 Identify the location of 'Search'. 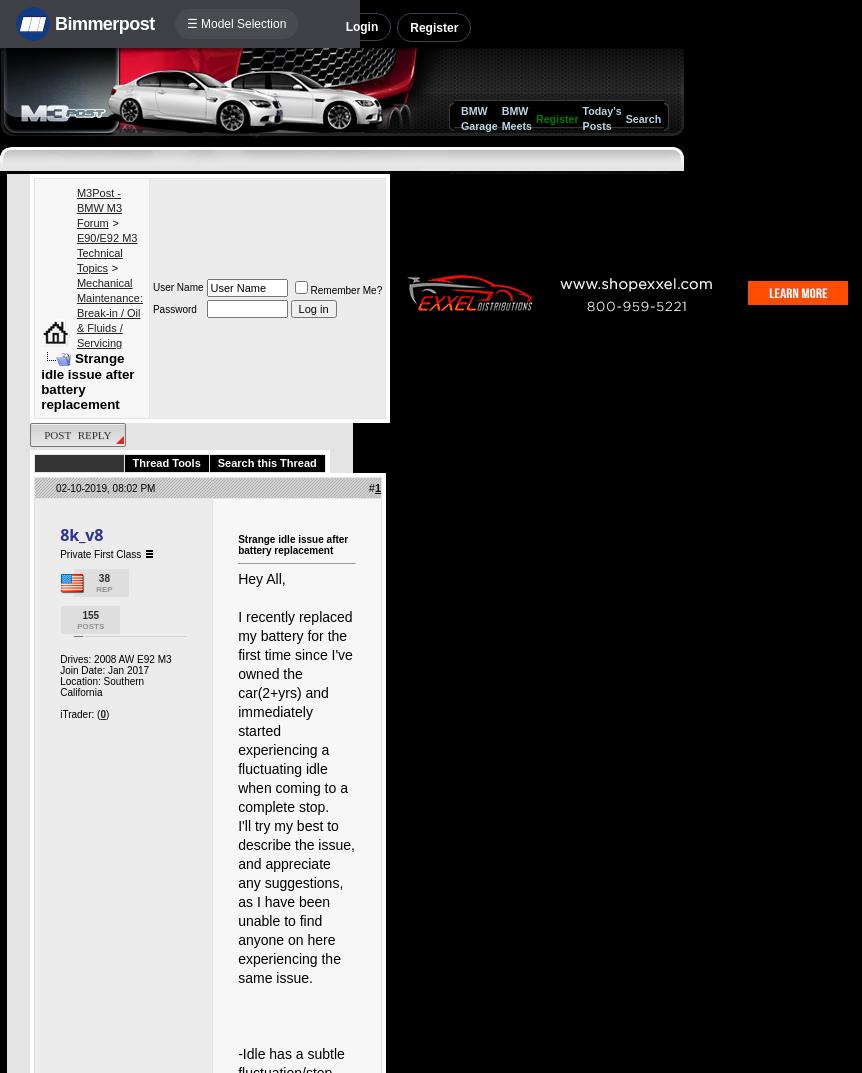
(642, 118).